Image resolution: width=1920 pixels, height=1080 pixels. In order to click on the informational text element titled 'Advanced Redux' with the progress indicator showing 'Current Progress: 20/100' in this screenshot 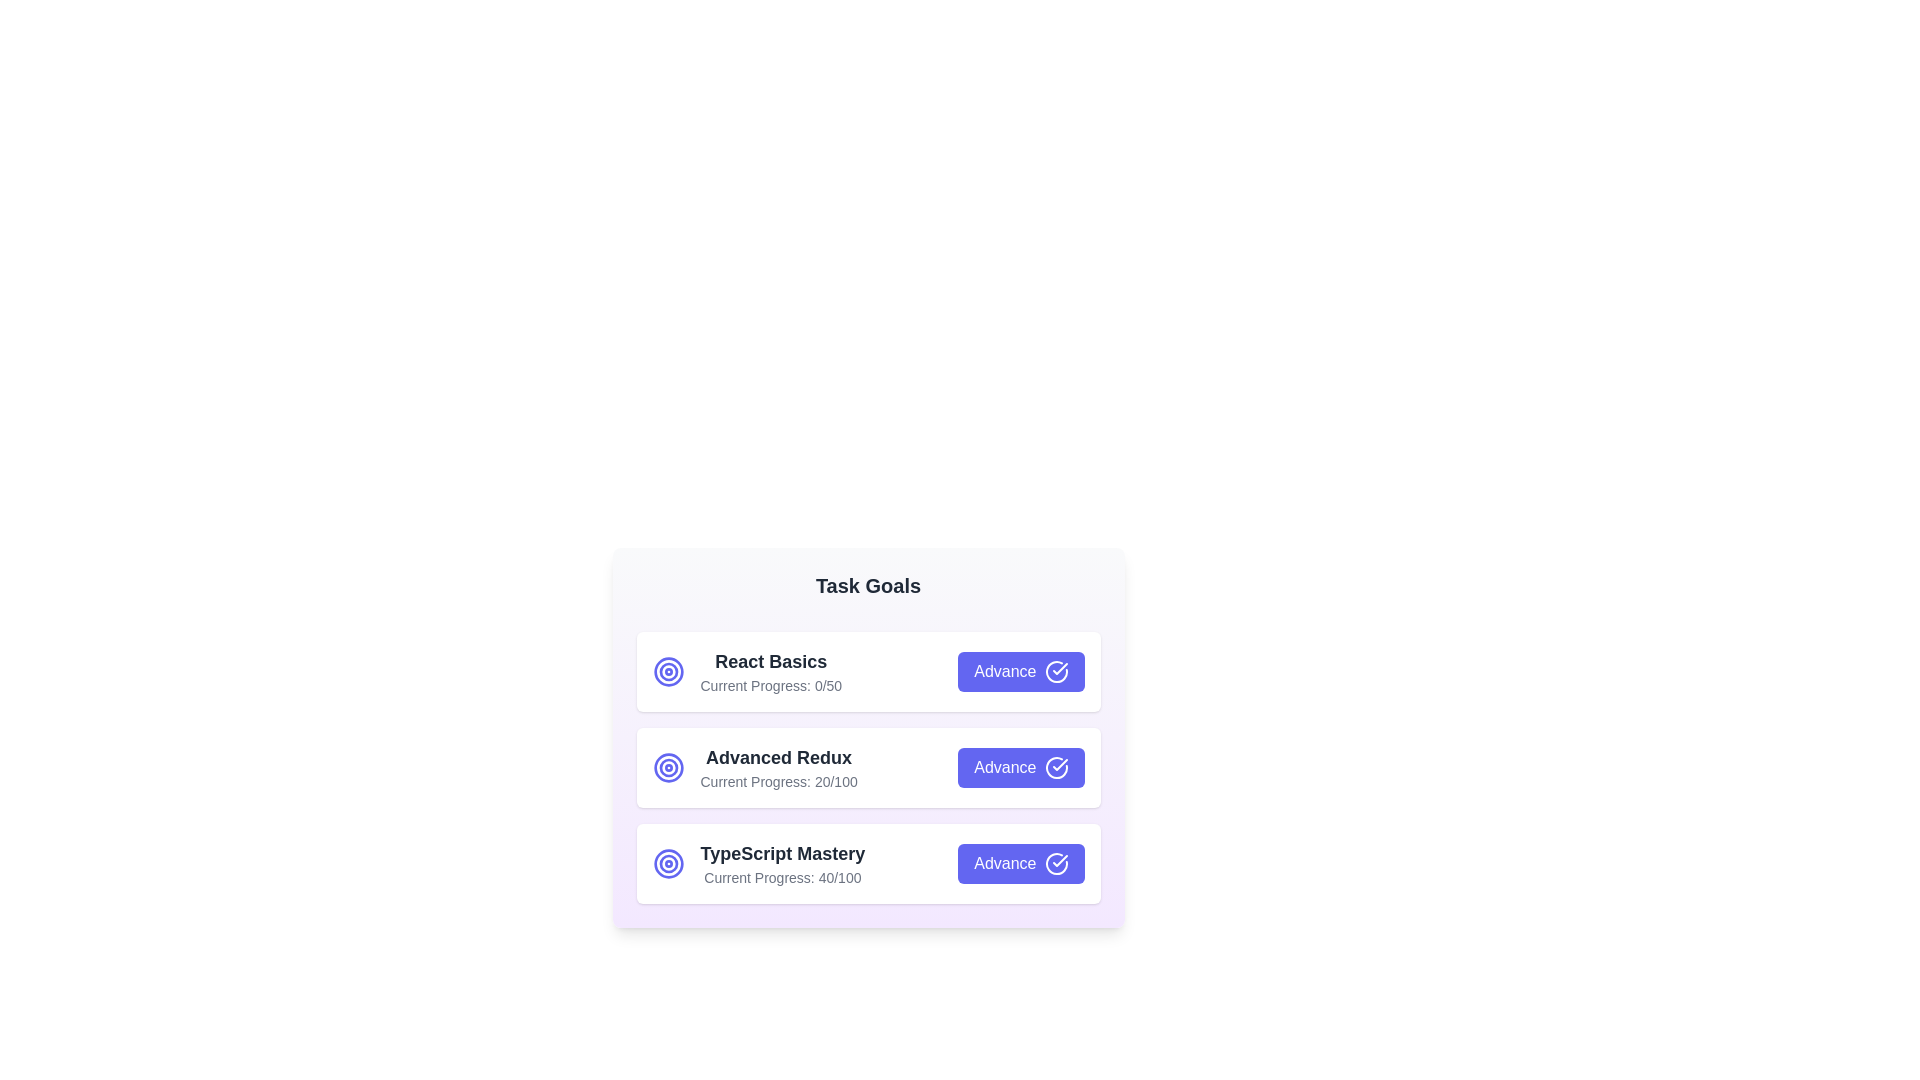, I will do `click(754, 766)`.